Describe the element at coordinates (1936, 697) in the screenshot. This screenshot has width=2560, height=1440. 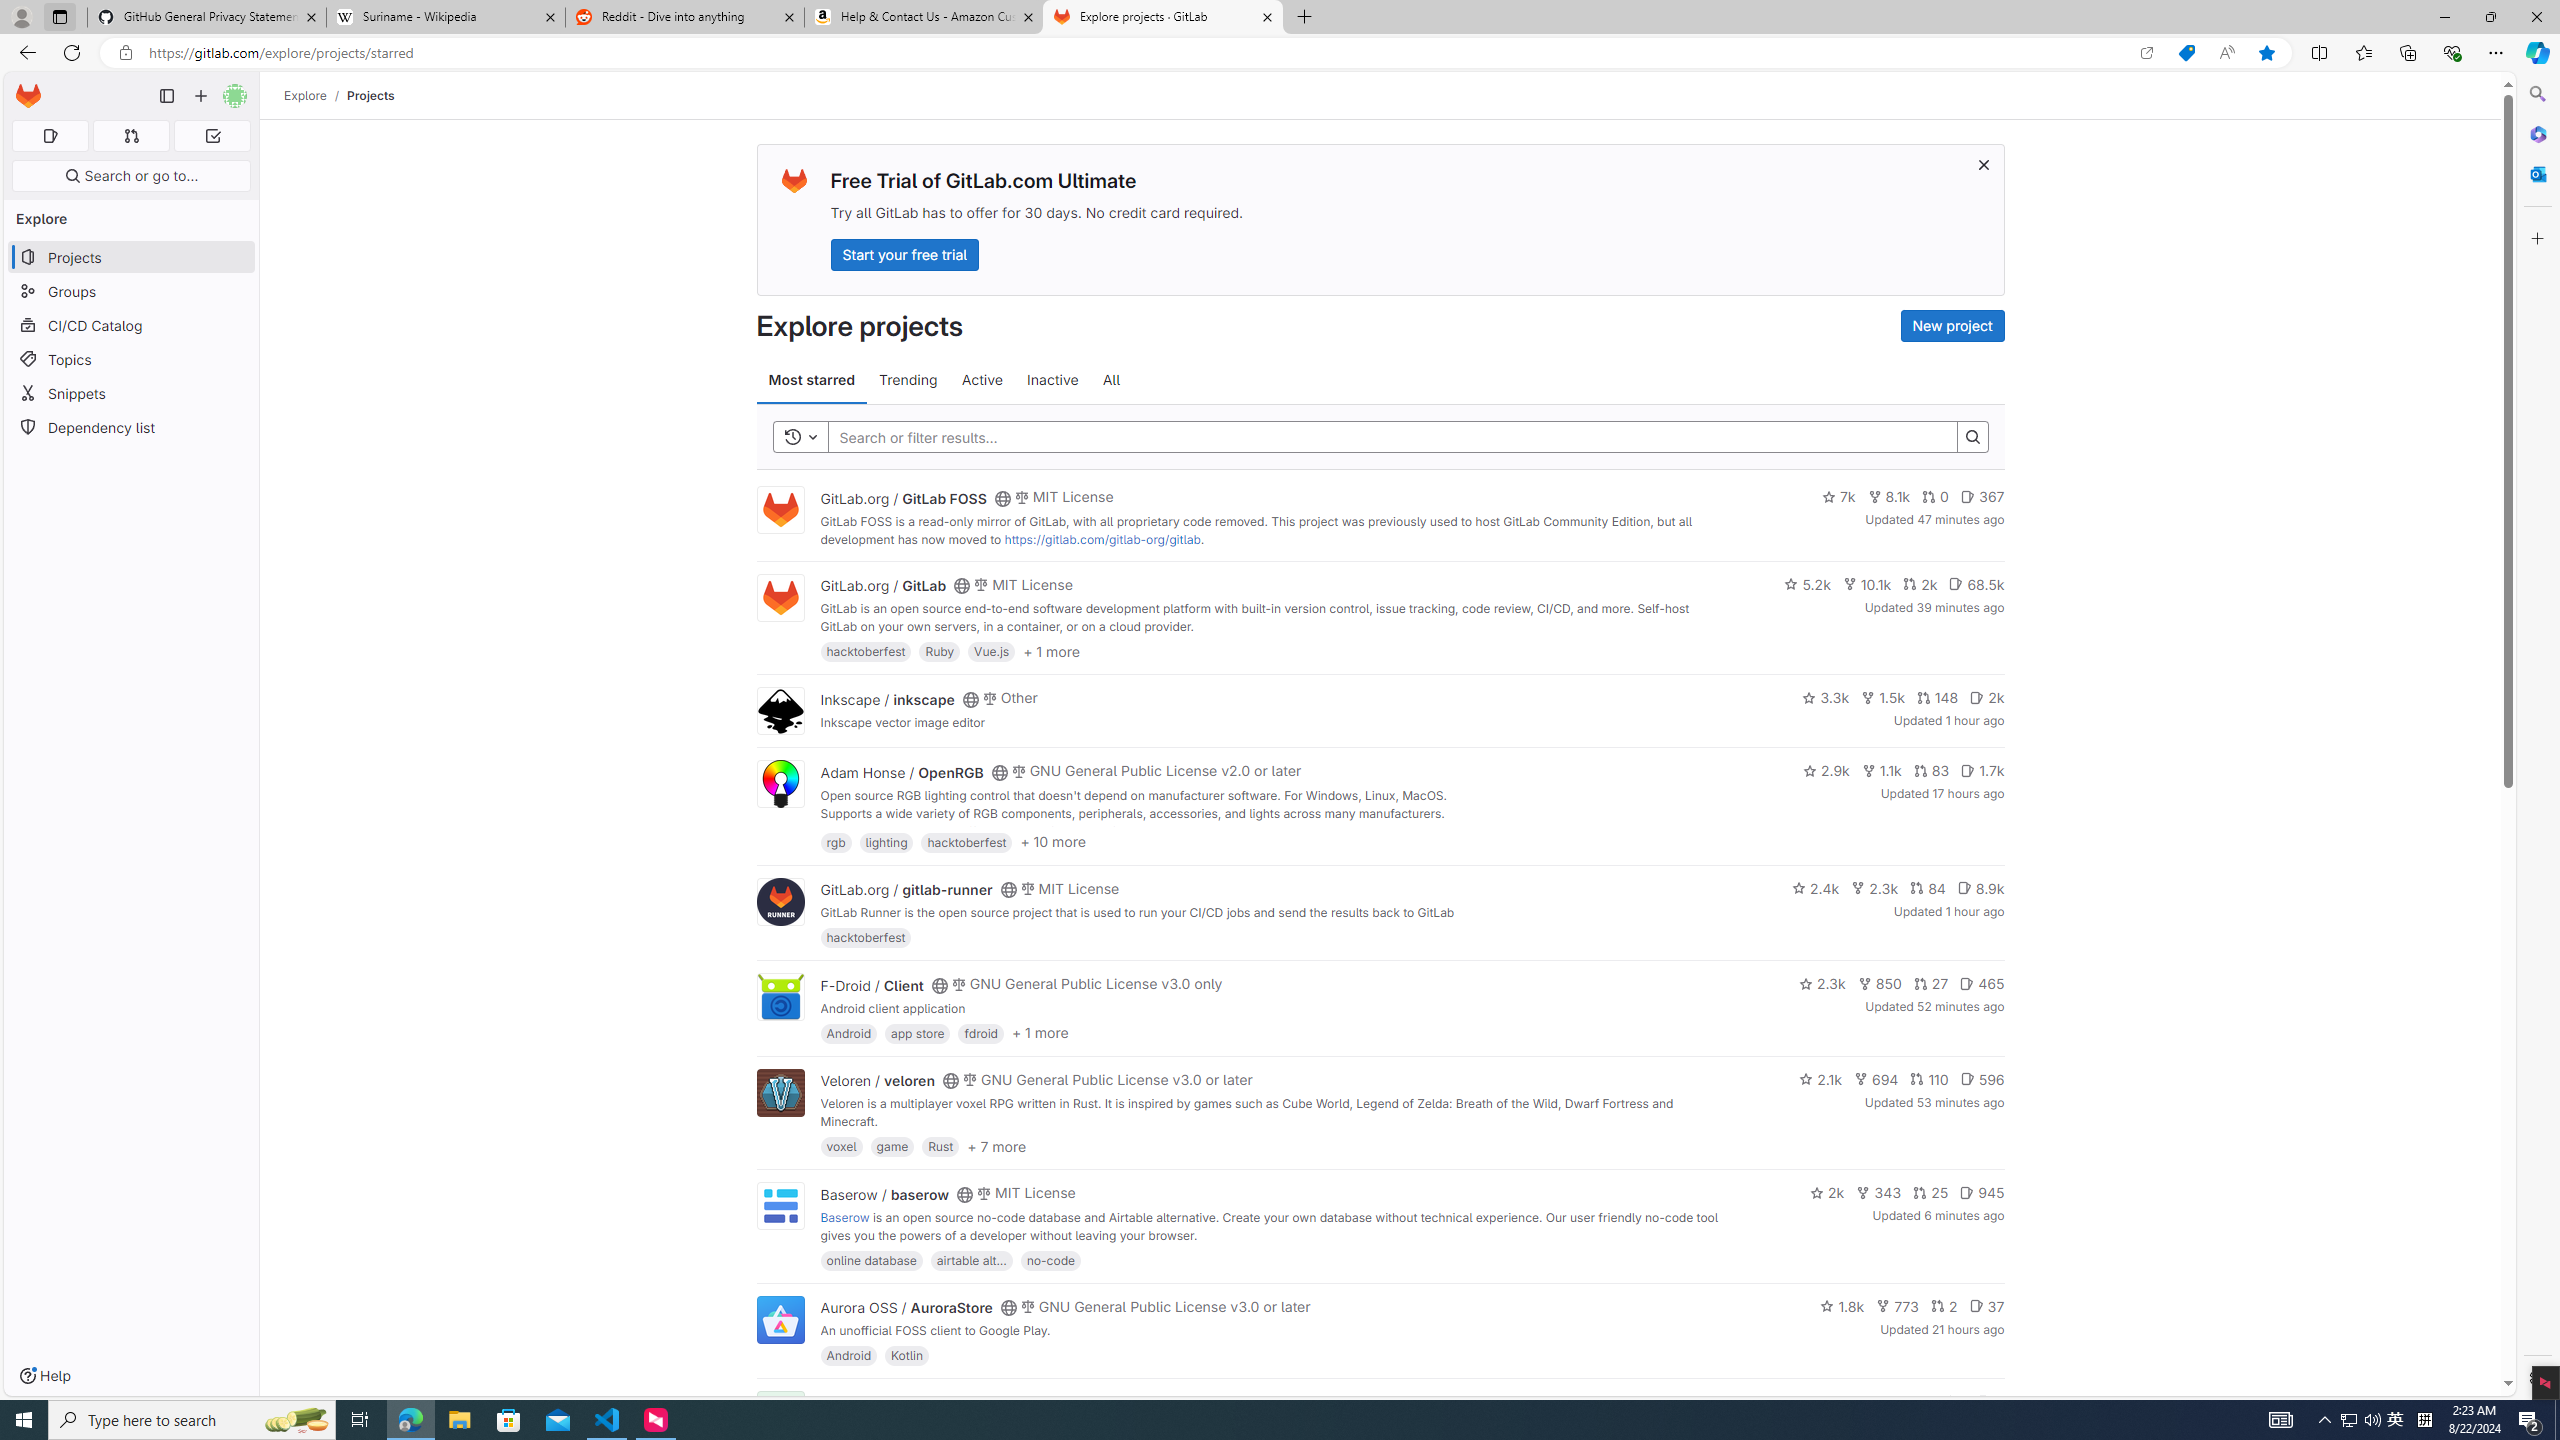
I see `'148'` at that location.